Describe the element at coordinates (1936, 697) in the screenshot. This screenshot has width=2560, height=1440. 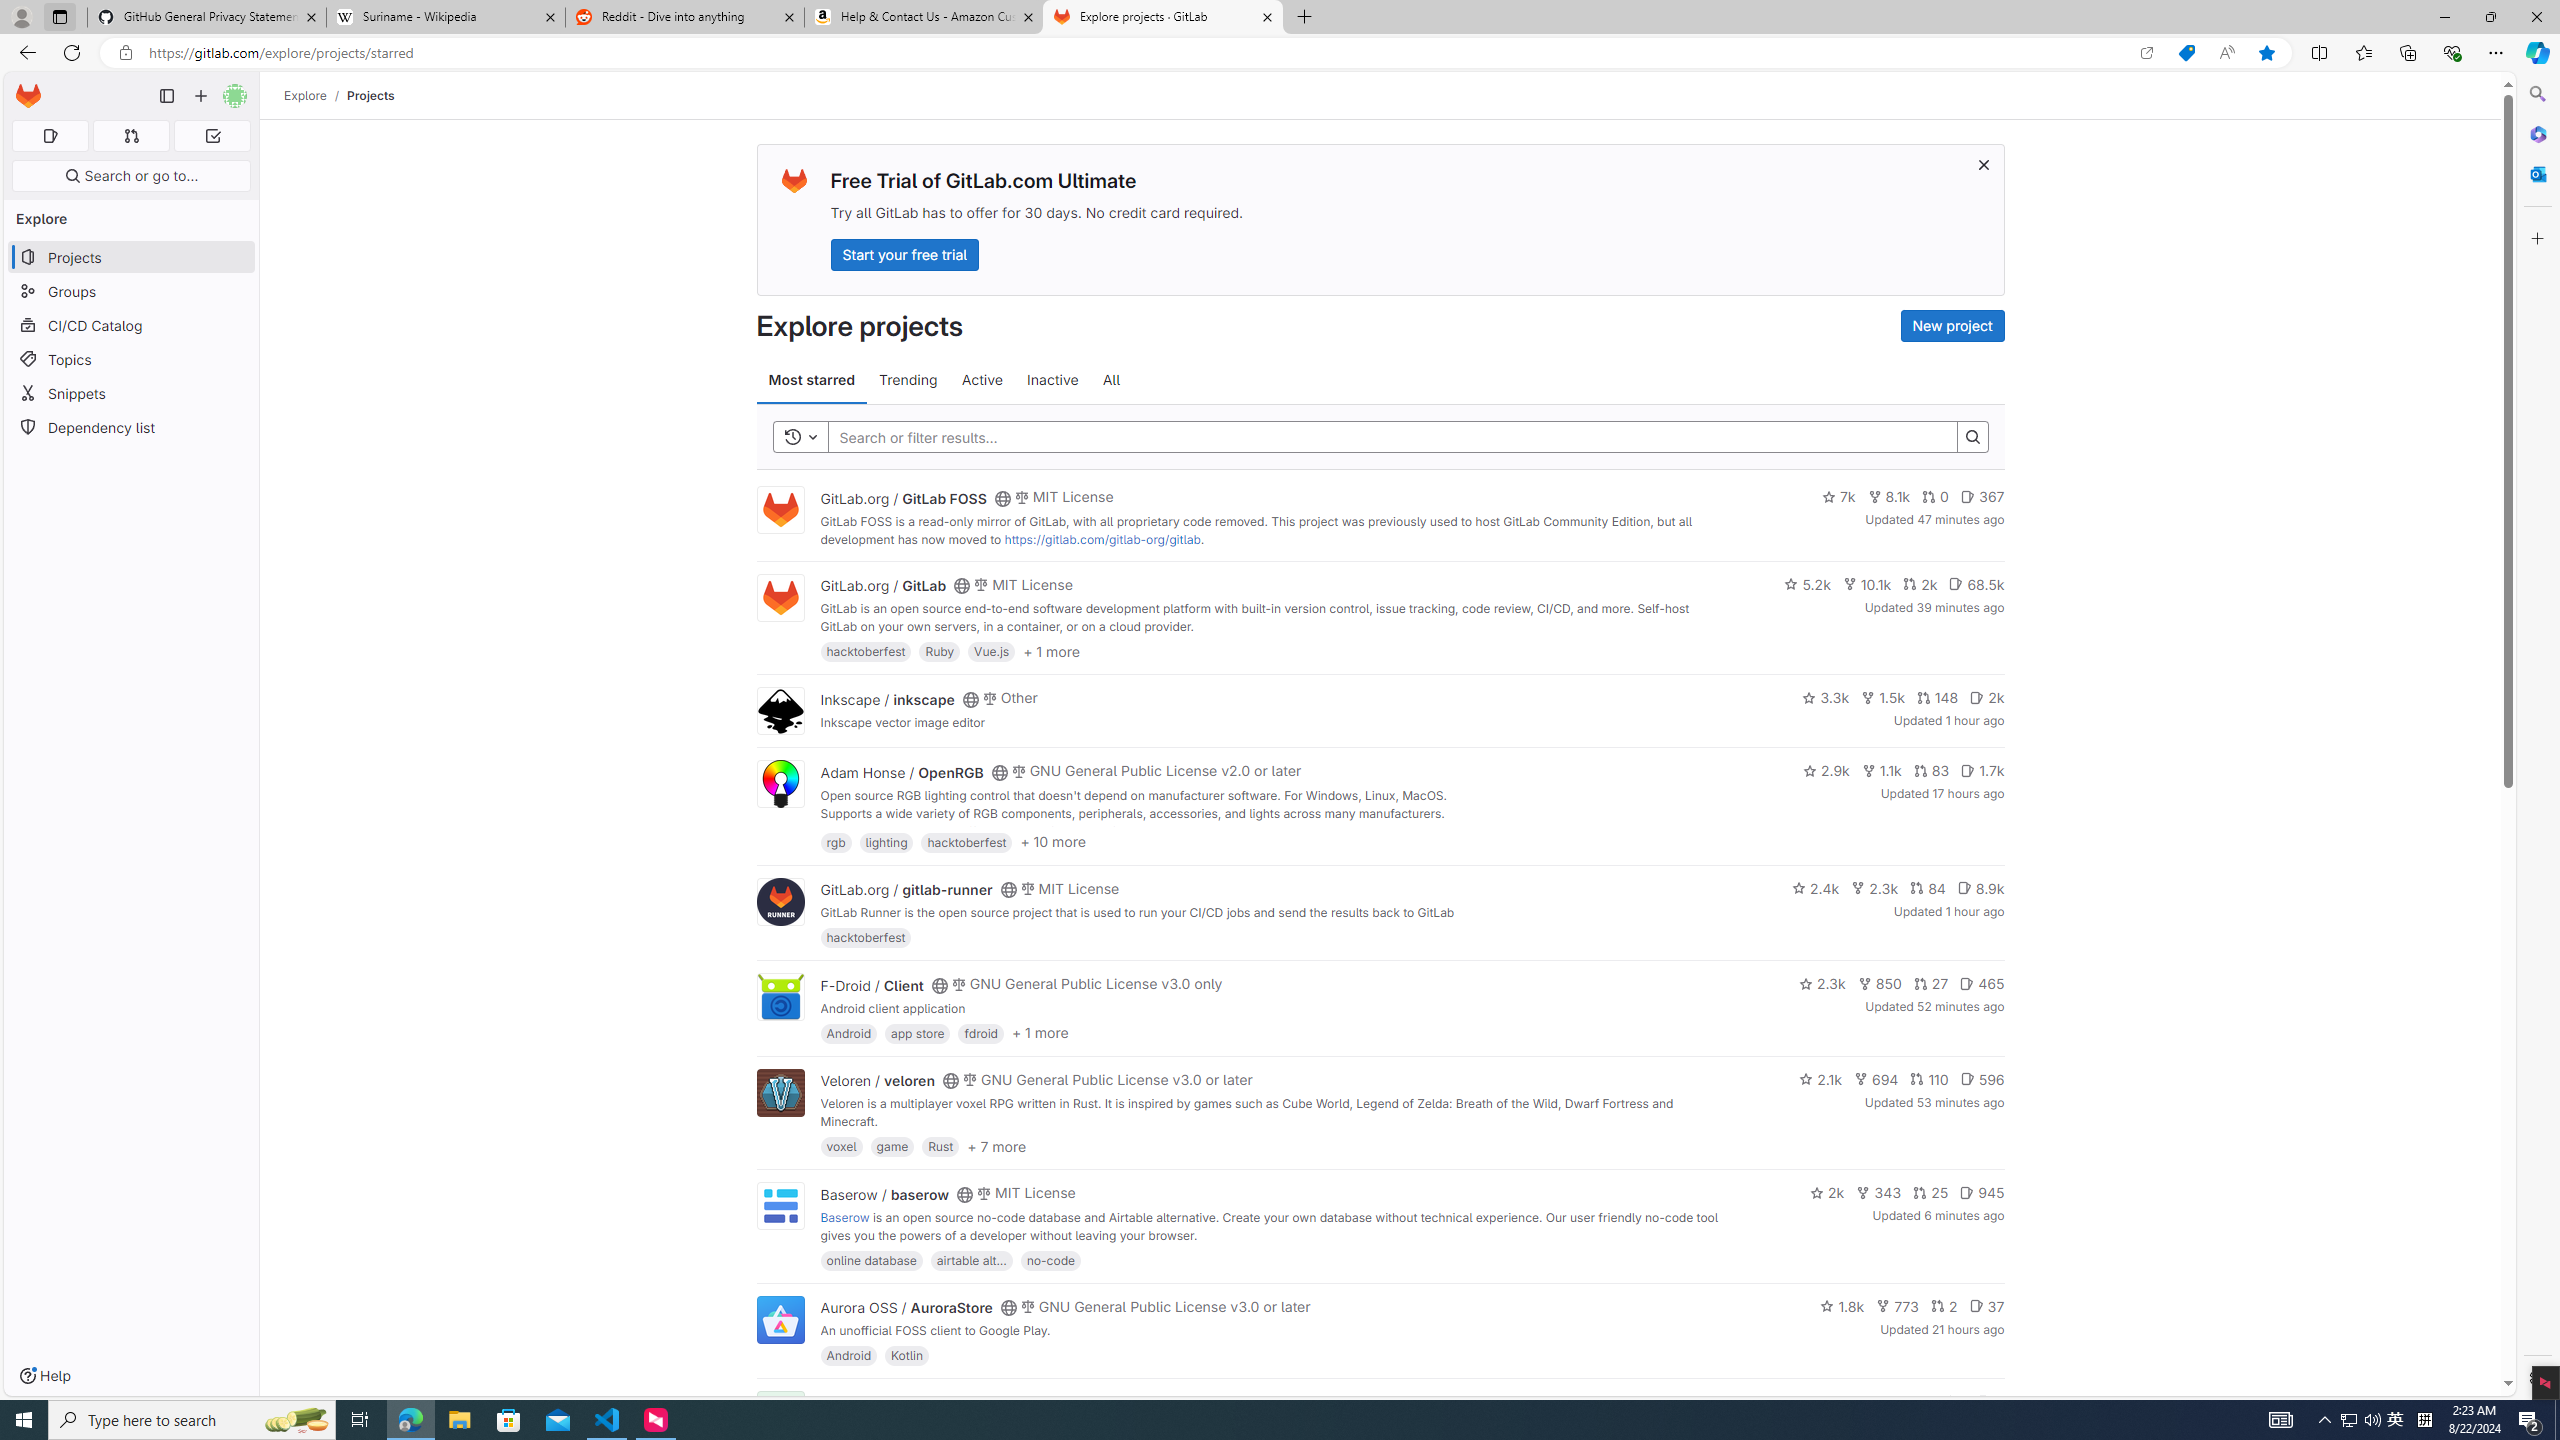
I see `'148'` at that location.